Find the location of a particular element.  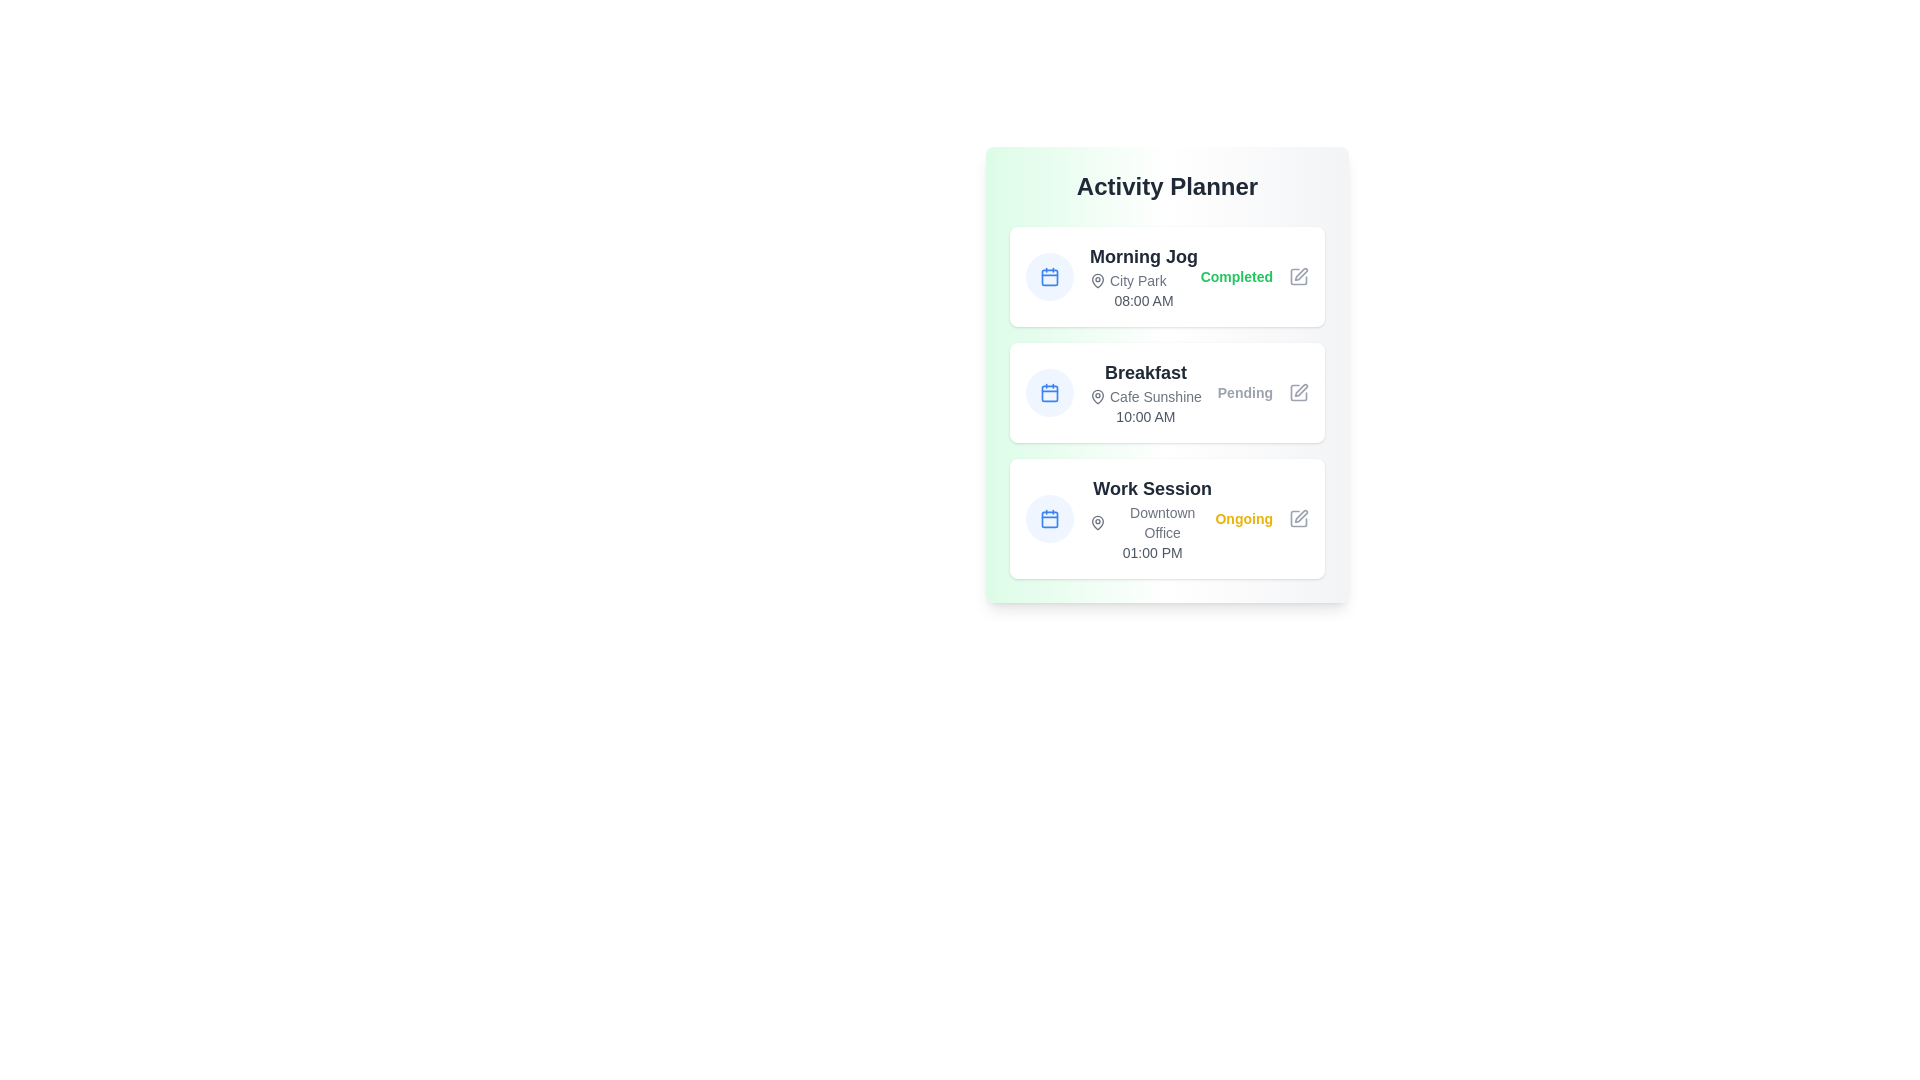

the 'Completed' text label, which indicates the status of the 'Morning Jog' task, positioned to the left of the pencil icon is located at coordinates (1235, 277).